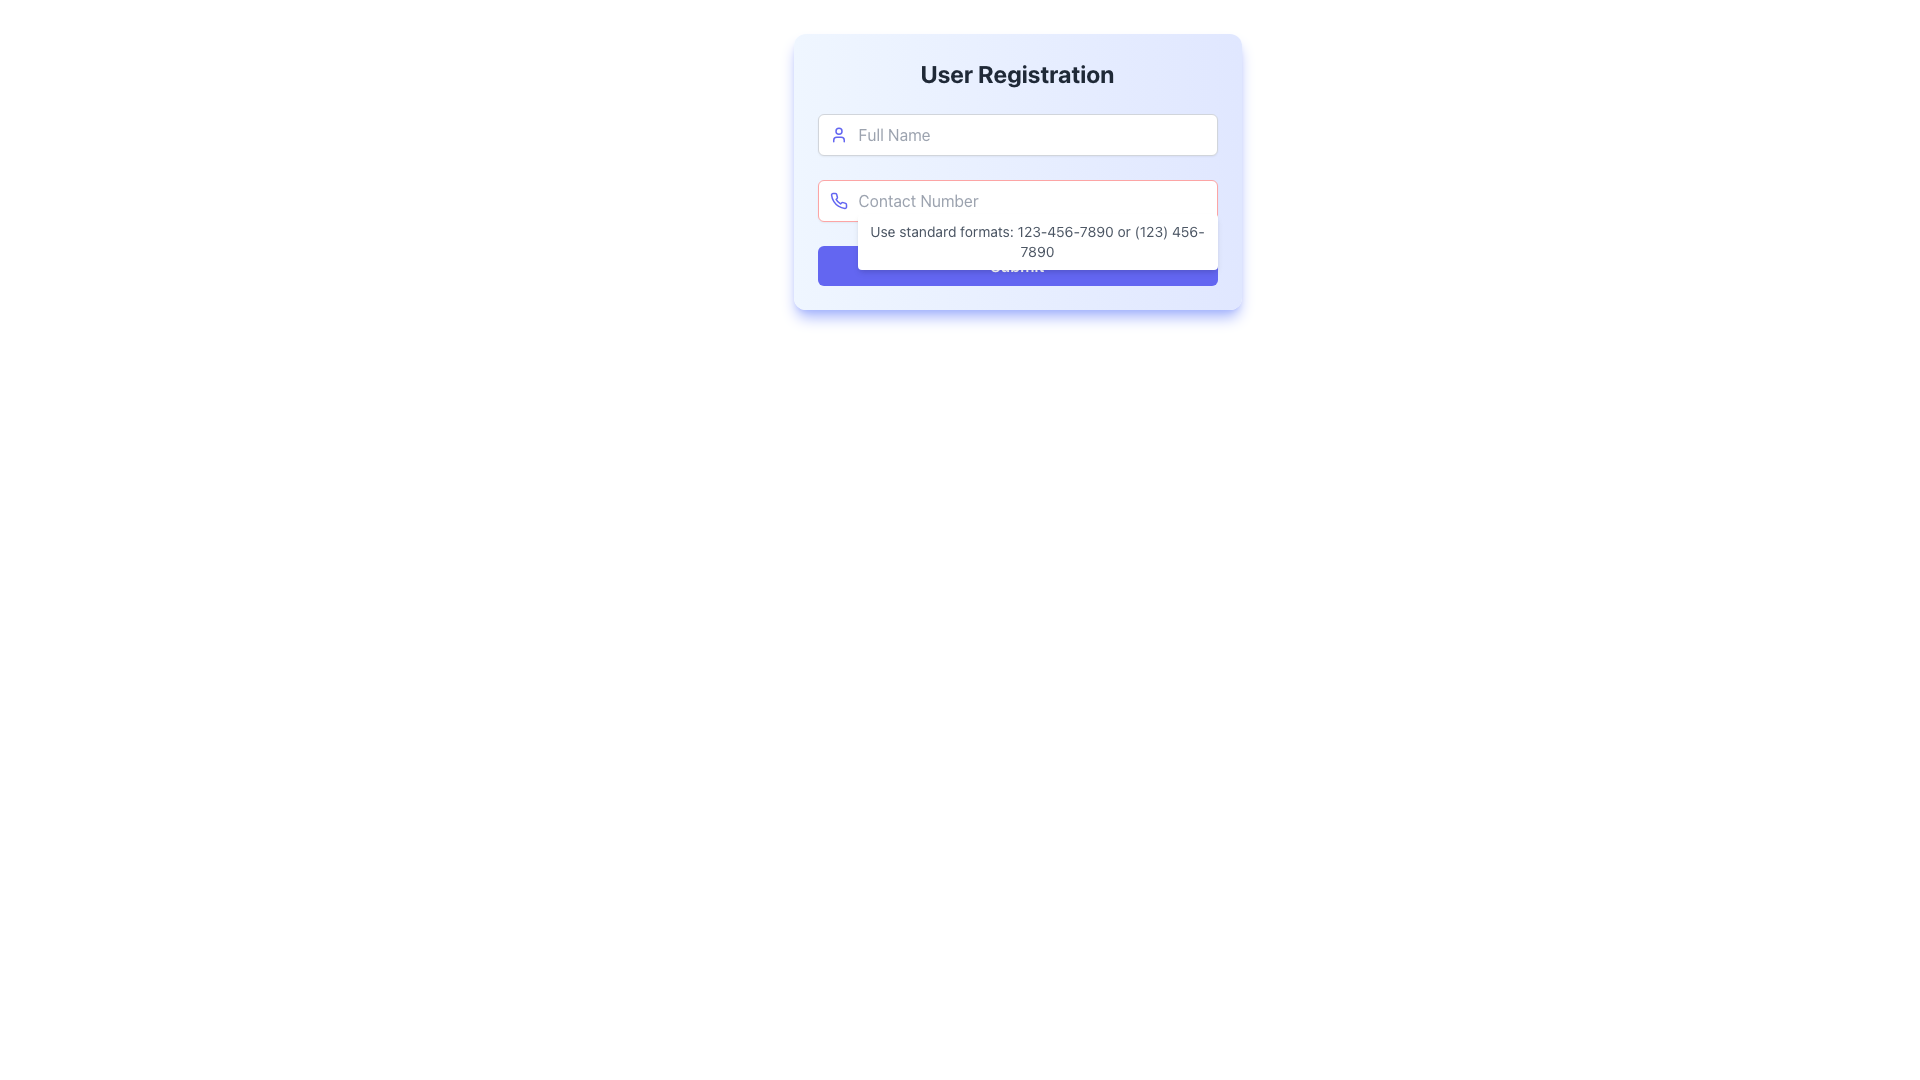 The height and width of the screenshot is (1080, 1920). I want to click on the small blue phone icon located near the top-left inside the contact number input field, so click(838, 200).